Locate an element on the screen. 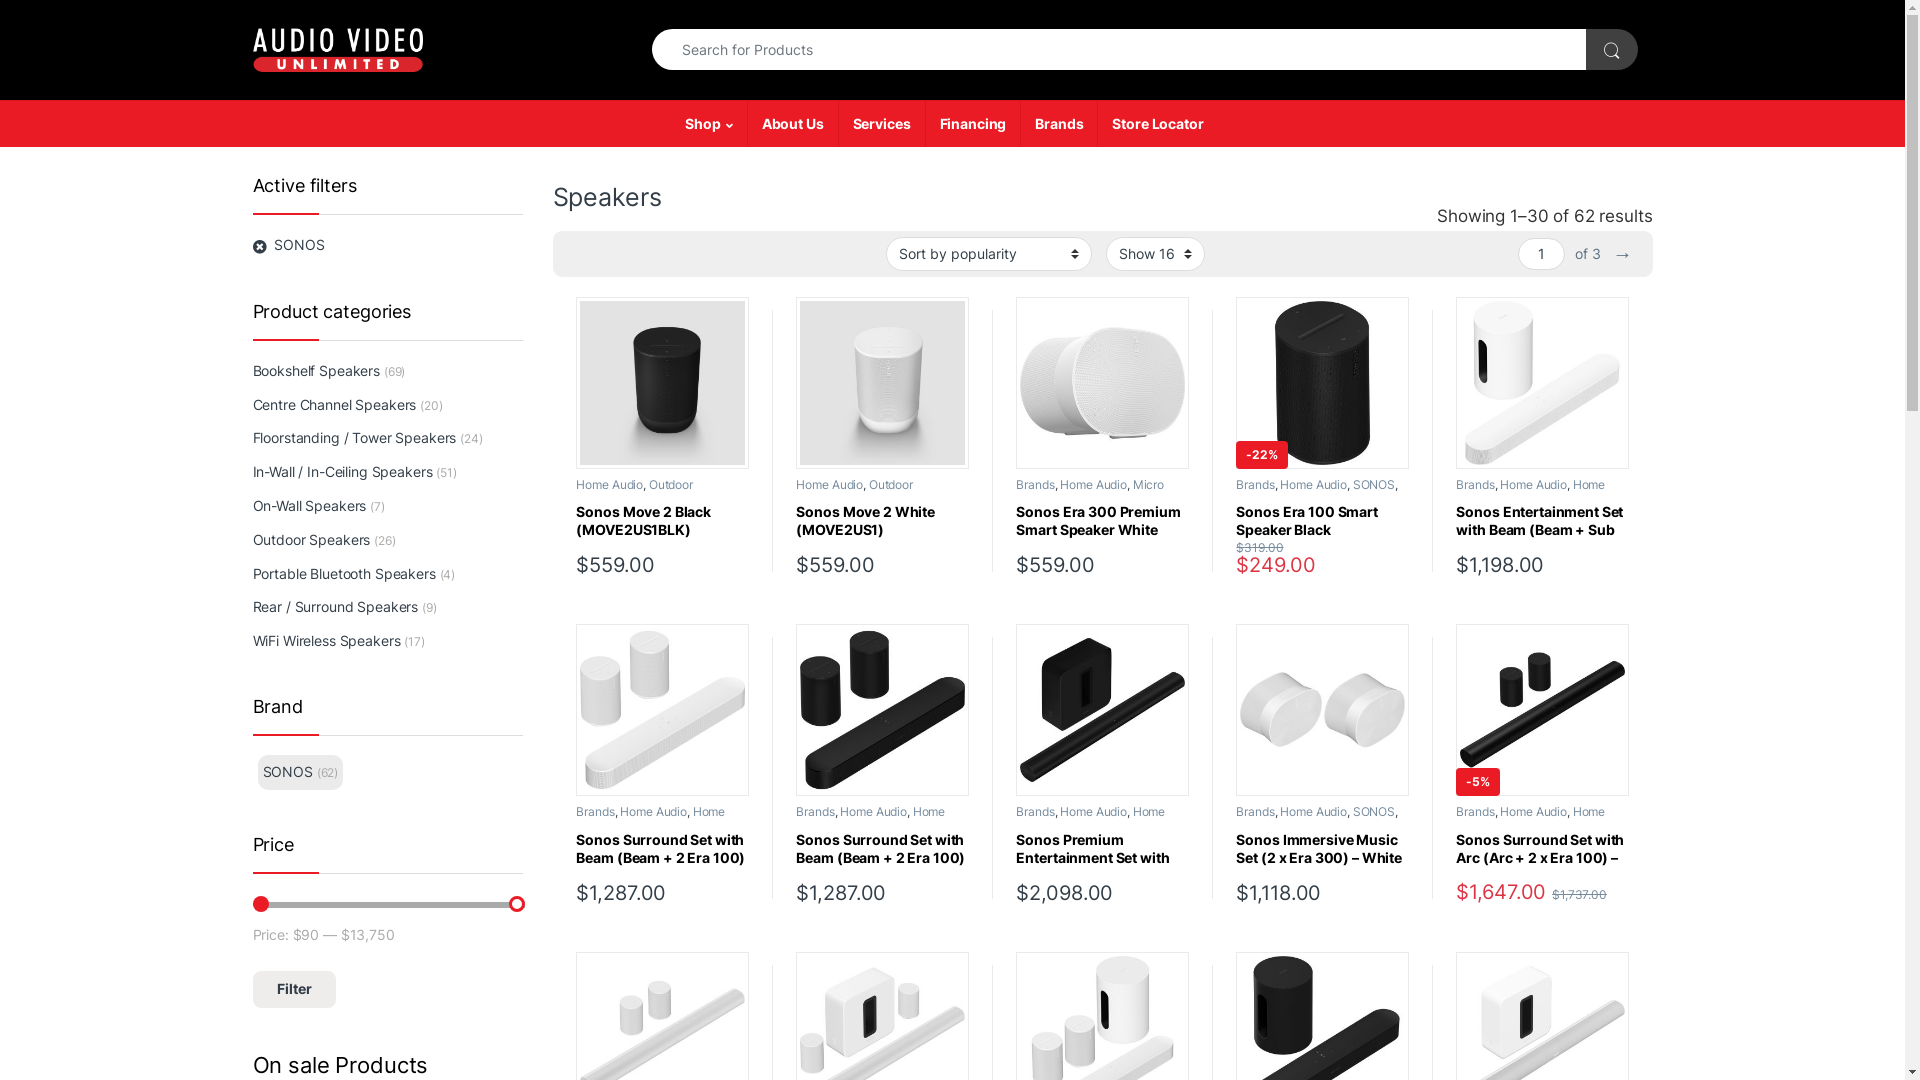  'On-Wall Speakers' is located at coordinates (307, 504).